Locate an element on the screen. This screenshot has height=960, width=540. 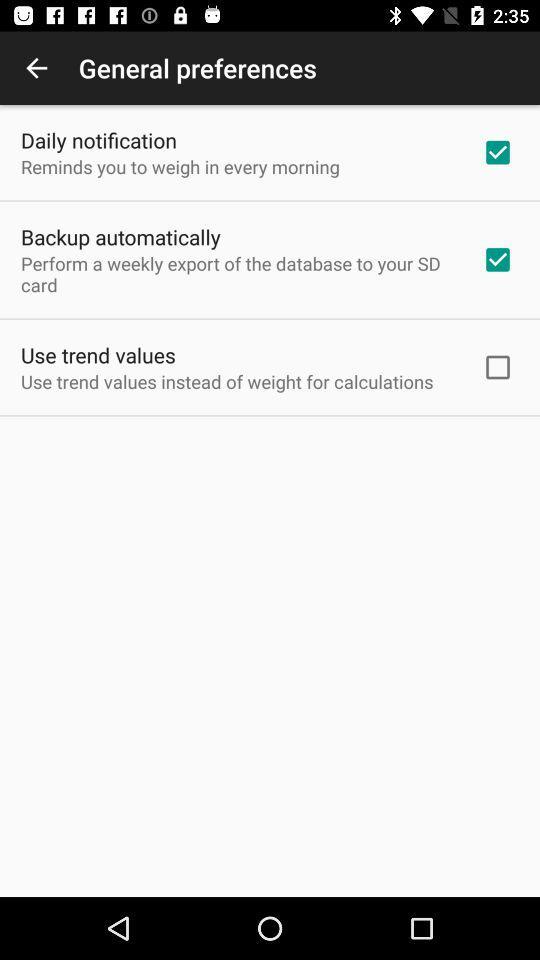
app above use trend values icon is located at coordinates (238, 273).